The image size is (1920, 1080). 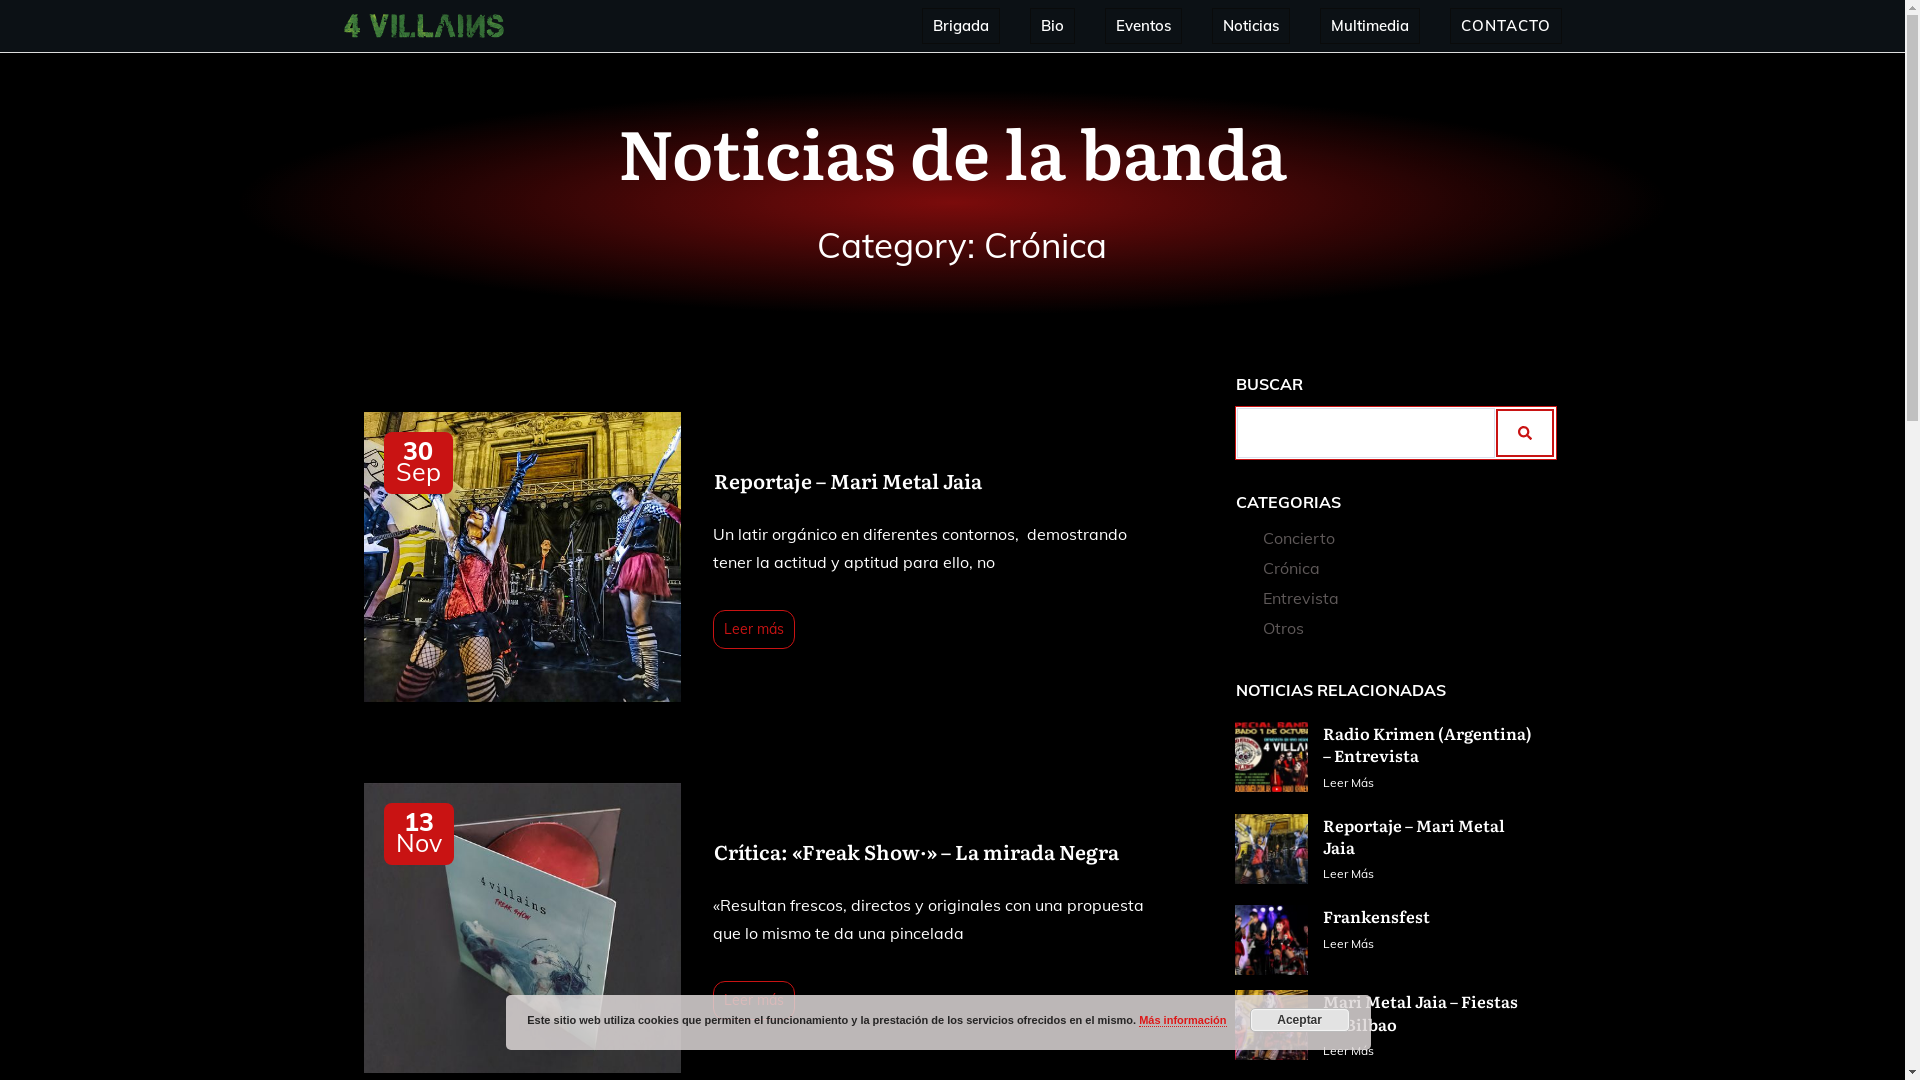 What do you see at coordinates (1050, 26) in the screenshot?
I see `'Bio'` at bounding box center [1050, 26].